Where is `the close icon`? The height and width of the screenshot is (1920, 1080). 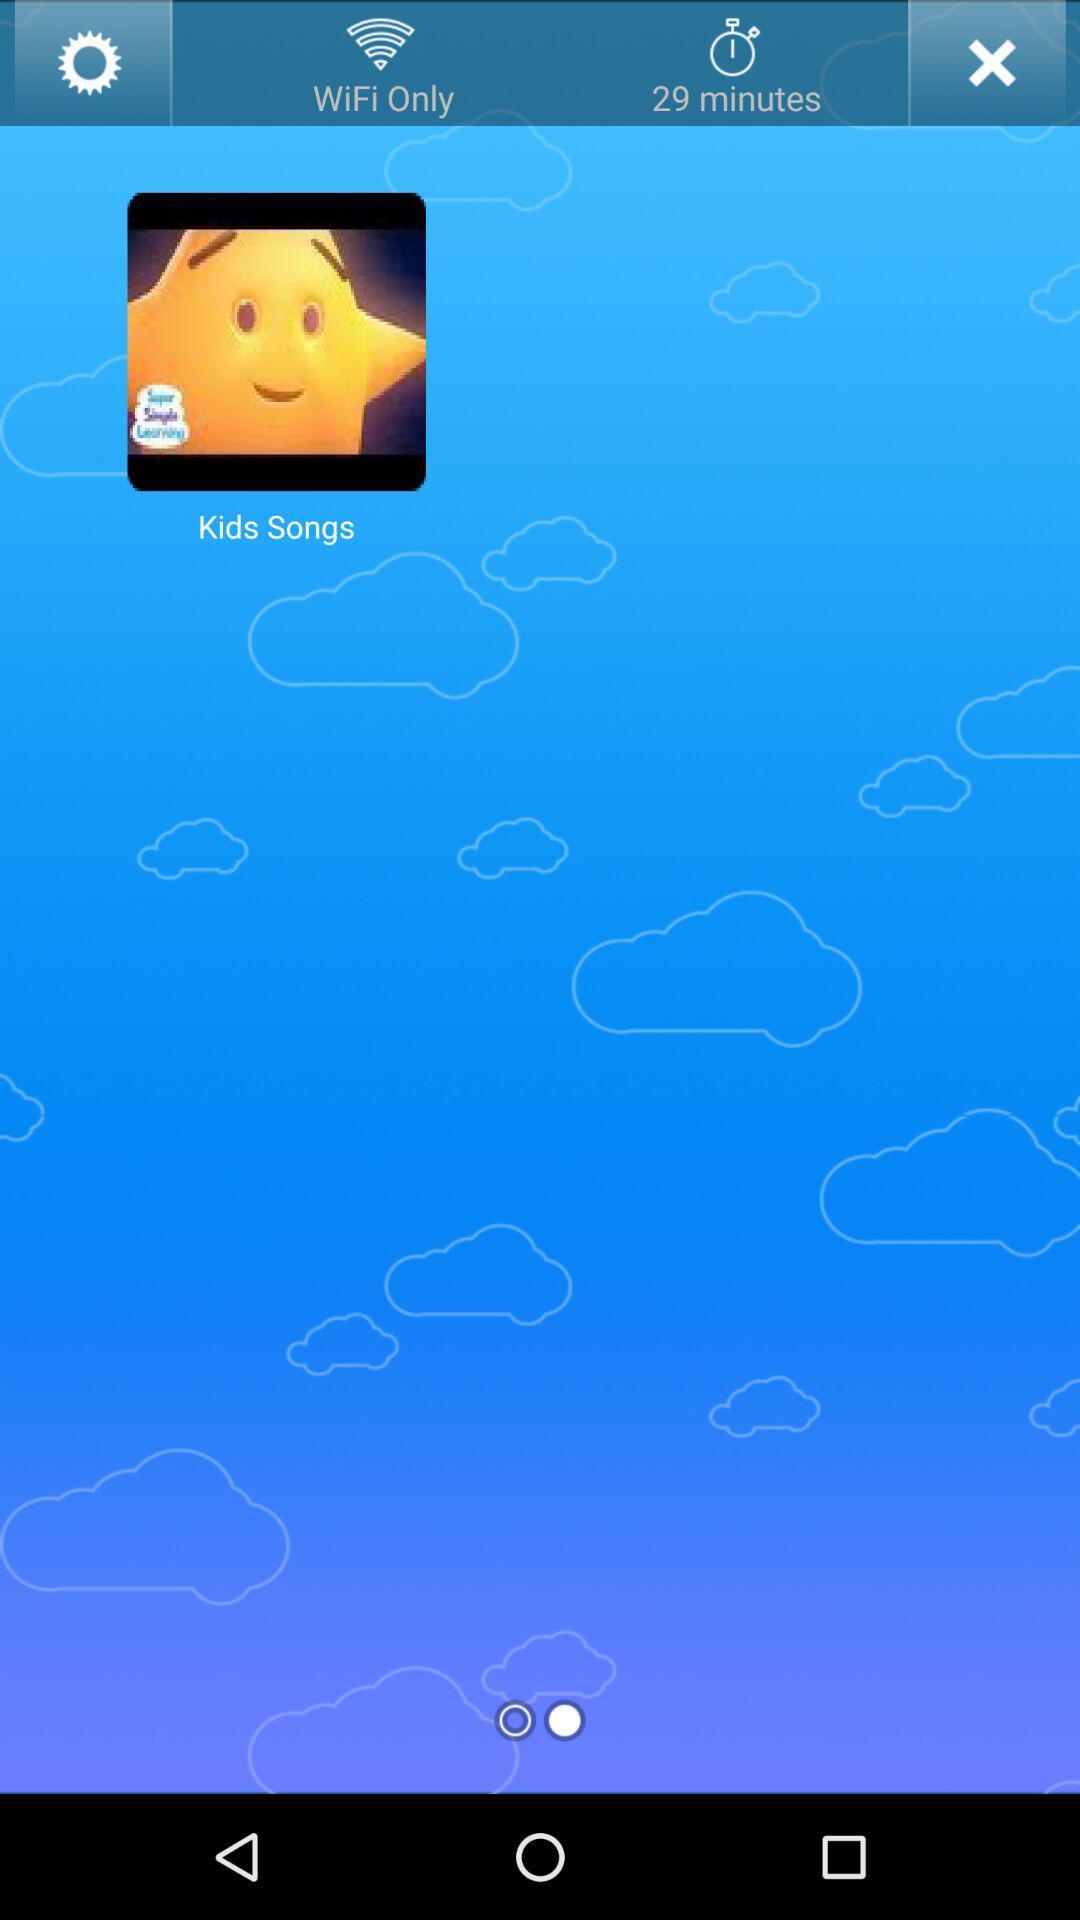 the close icon is located at coordinates (985, 67).